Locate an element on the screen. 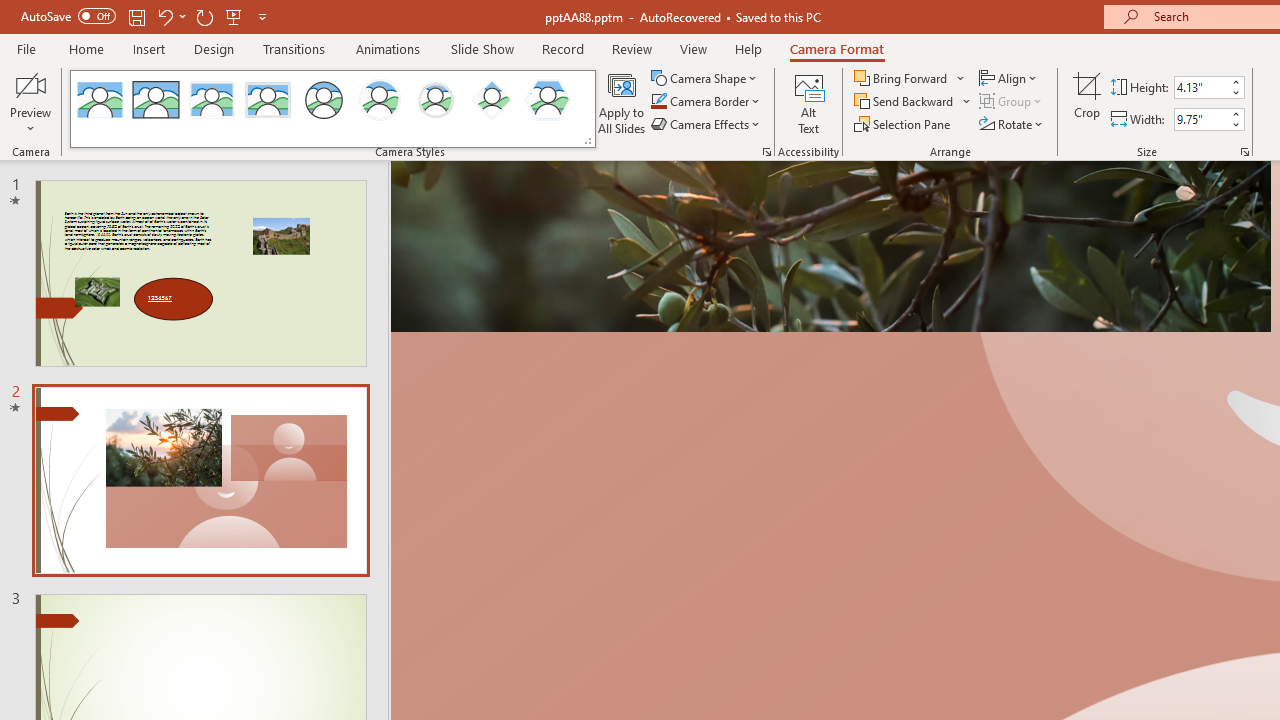 This screenshot has height=720, width=1280. 'Cameo Height' is located at coordinates (1200, 86).